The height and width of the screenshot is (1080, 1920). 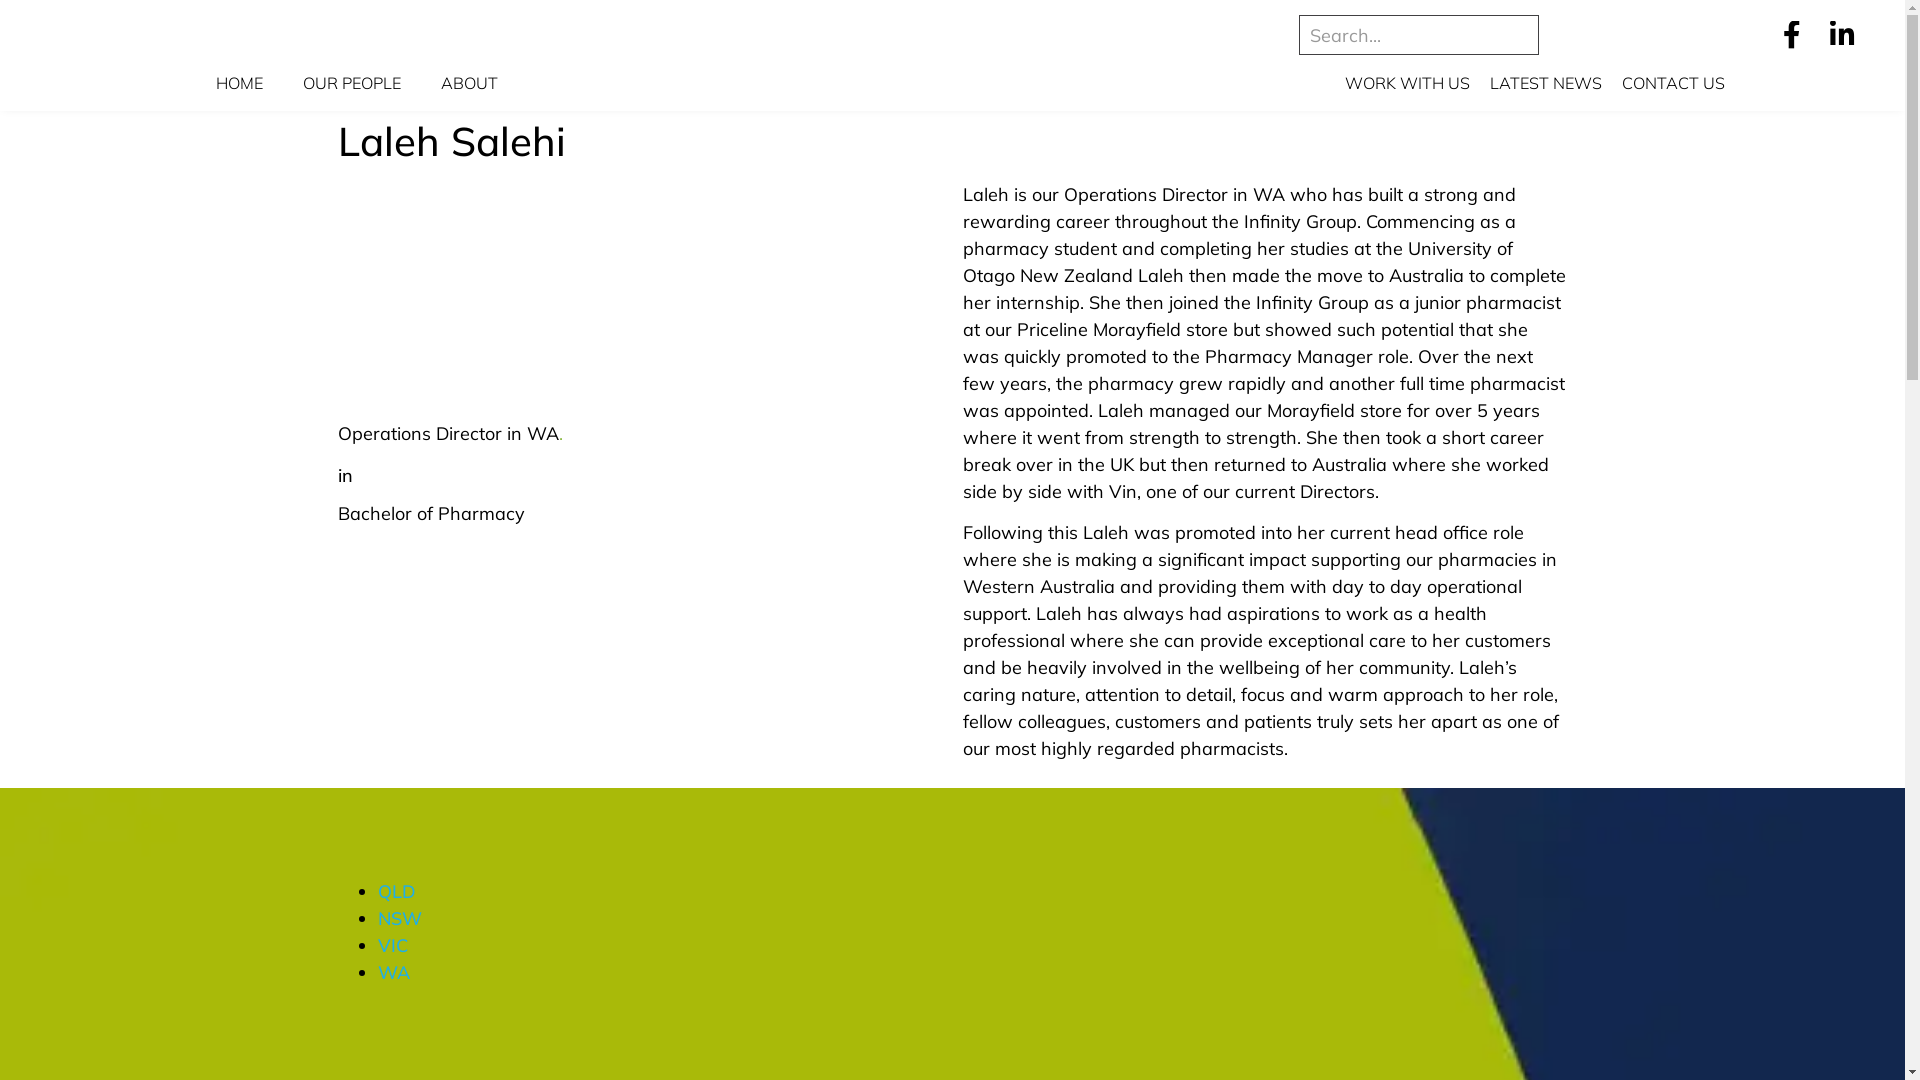 I want to click on 'WA', so click(x=393, y=971).